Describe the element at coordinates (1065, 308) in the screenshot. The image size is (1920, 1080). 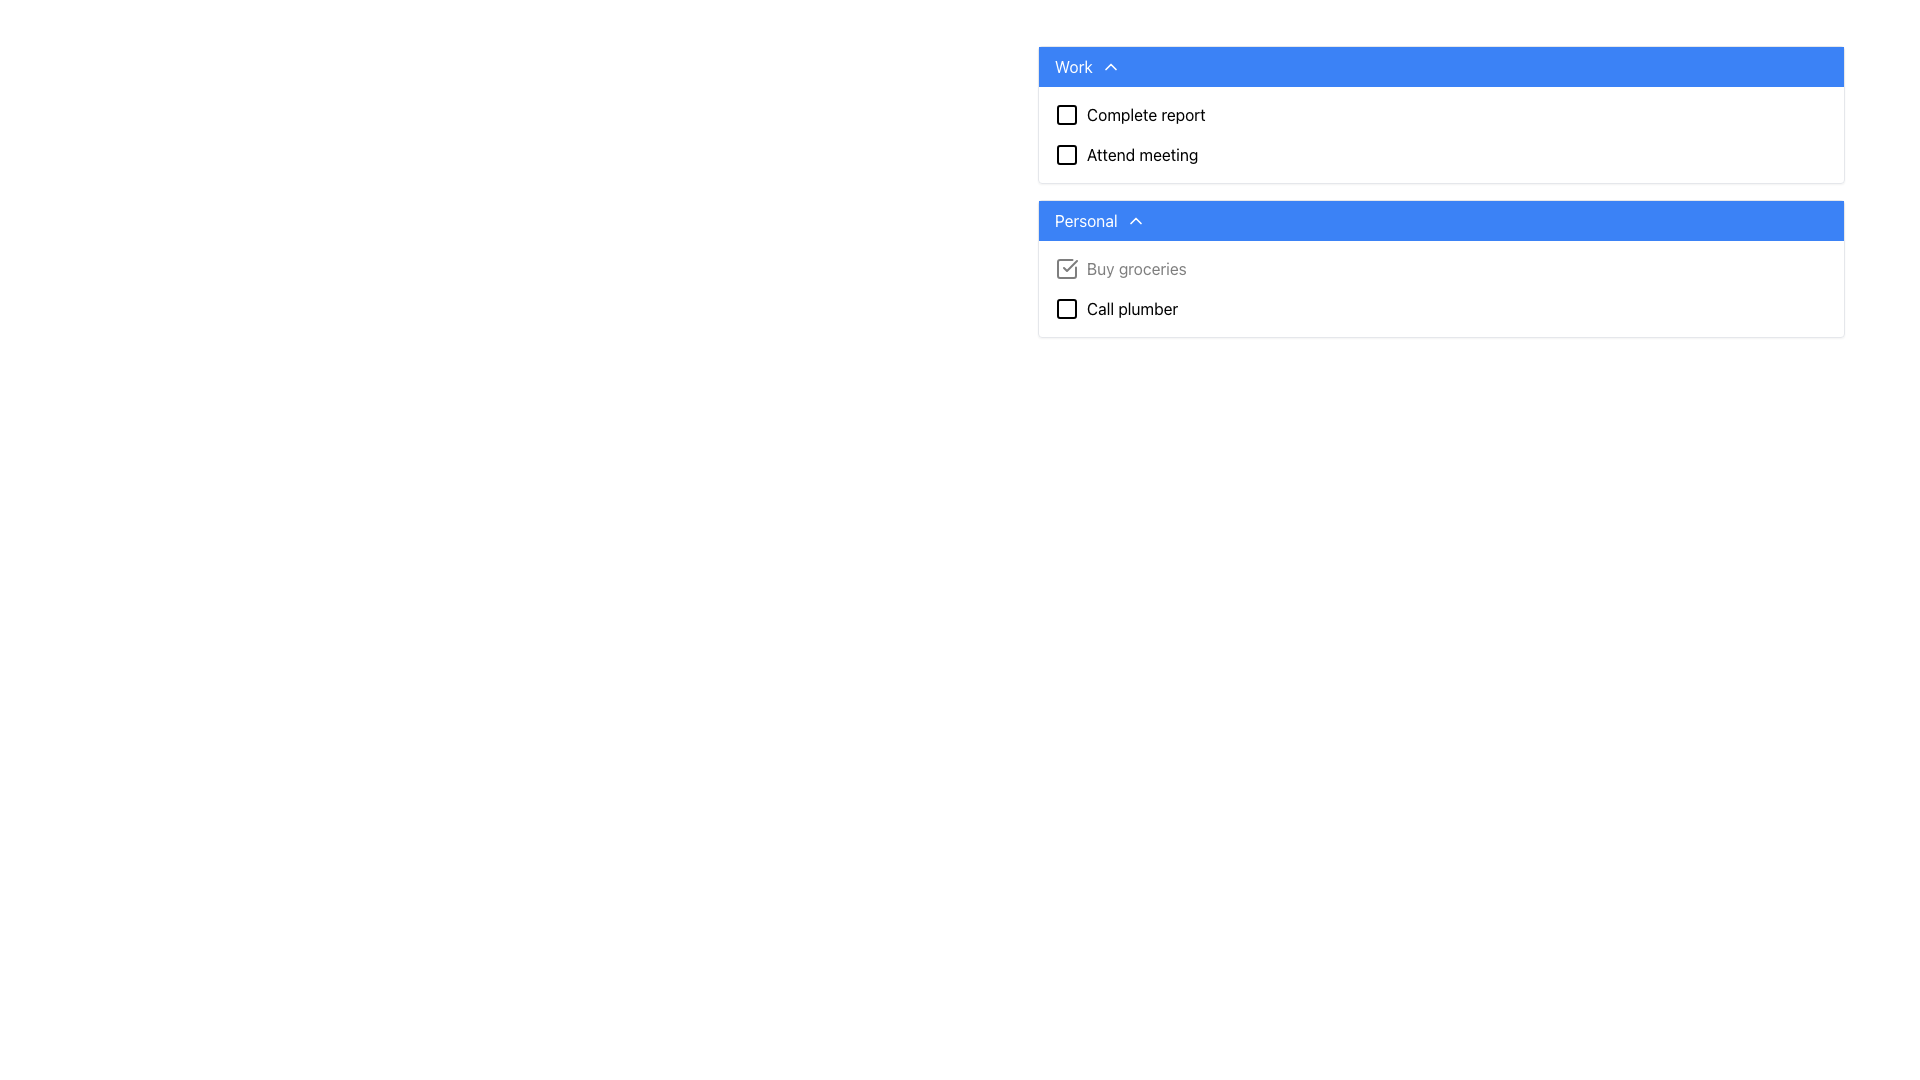
I see `the button that represents the status of the task 'Call plumber' in the second task list under the 'Personal' category` at that location.